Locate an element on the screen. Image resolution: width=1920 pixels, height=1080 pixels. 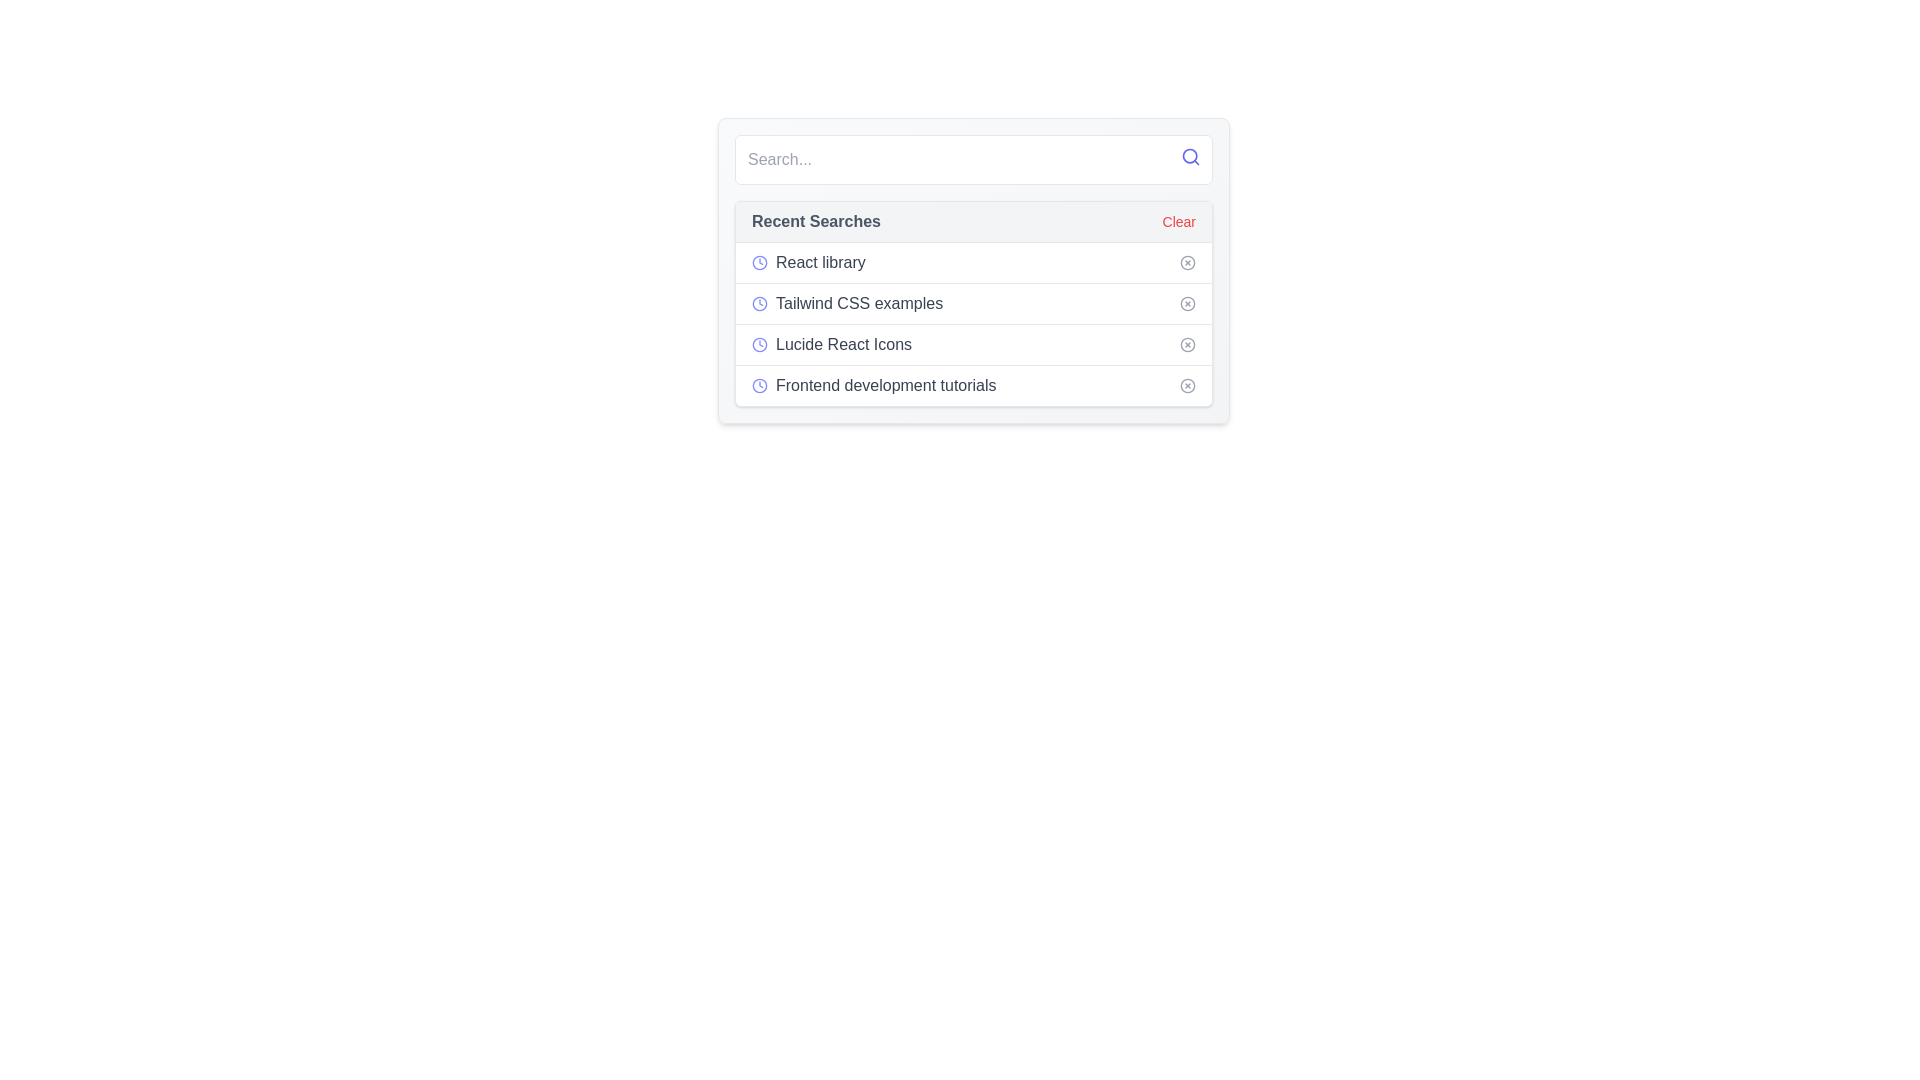
the appearance of the circular SVG icon with a light blue stroke in the 'Lucide React Icons' row of the 'Recent Searches' list, located to the left of the text label is located at coordinates (758, 343).